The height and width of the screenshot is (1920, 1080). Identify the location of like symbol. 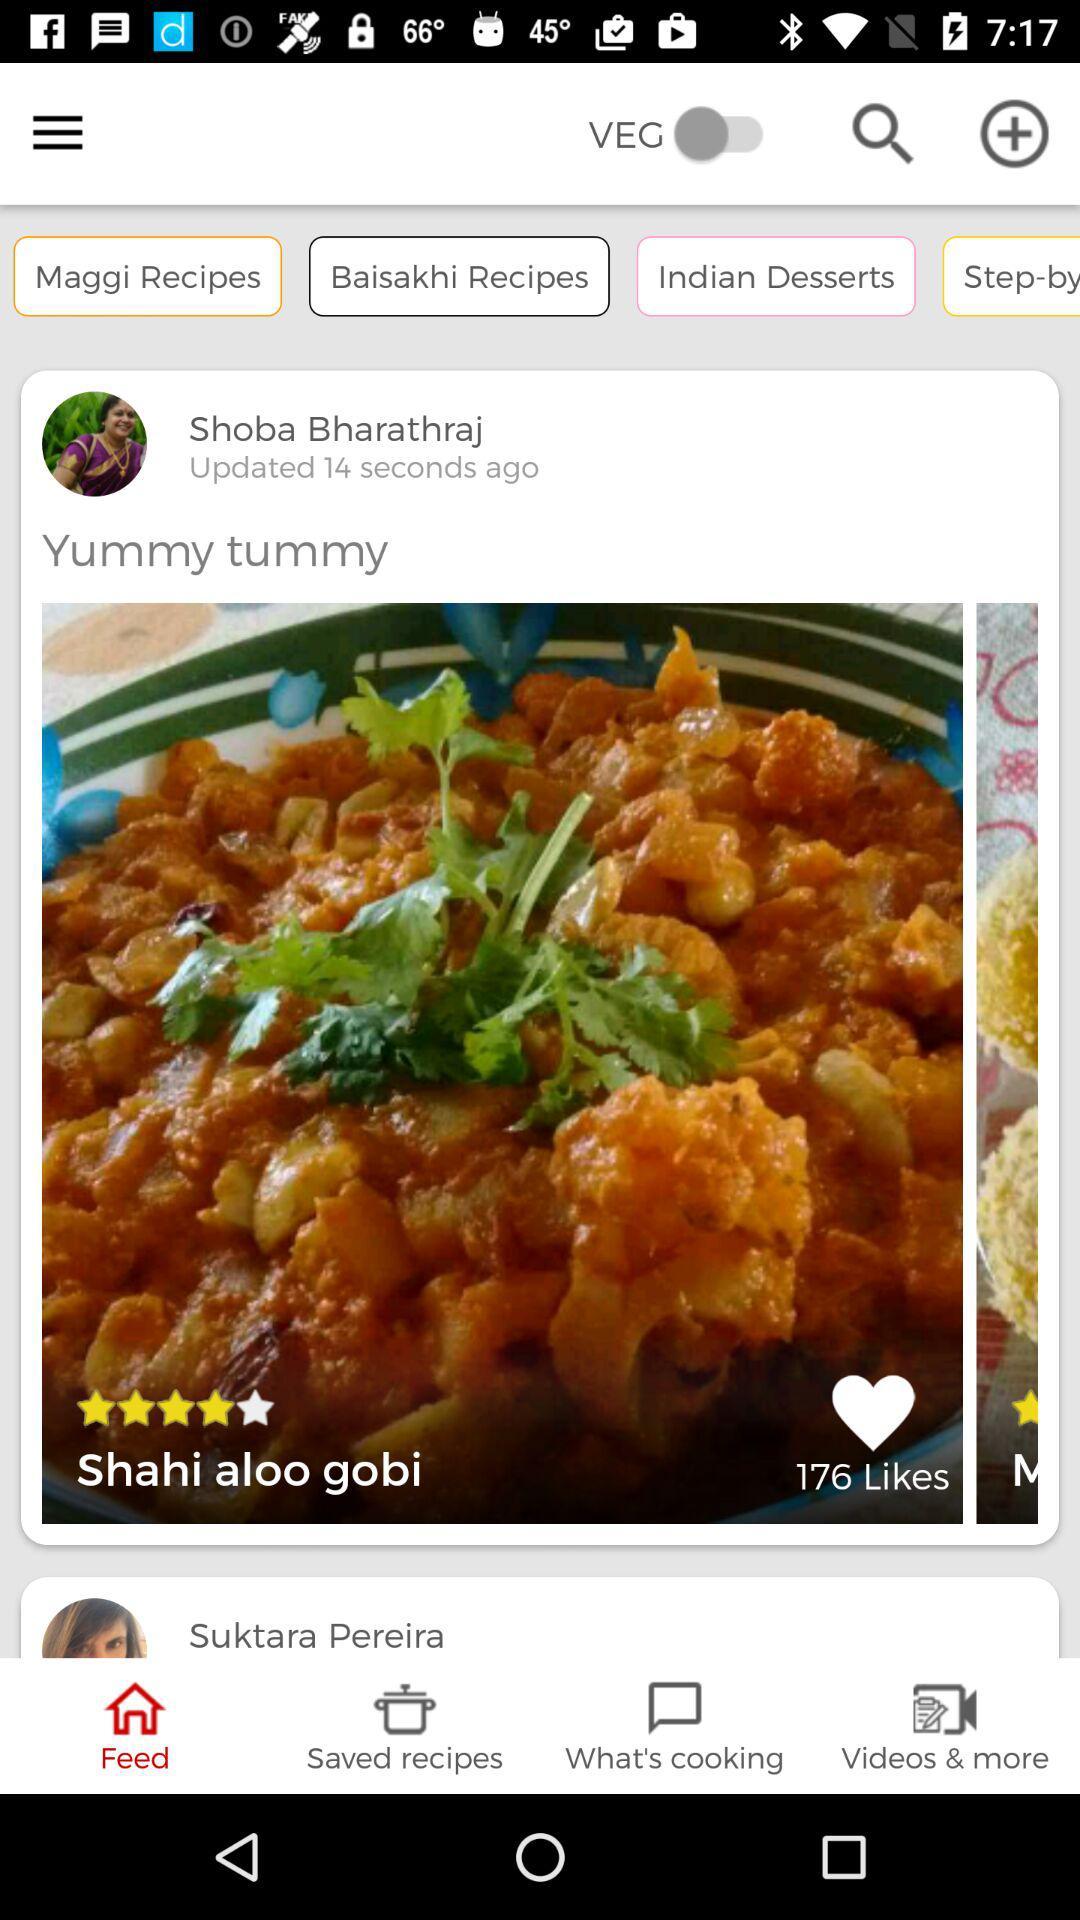
(872, 1434).